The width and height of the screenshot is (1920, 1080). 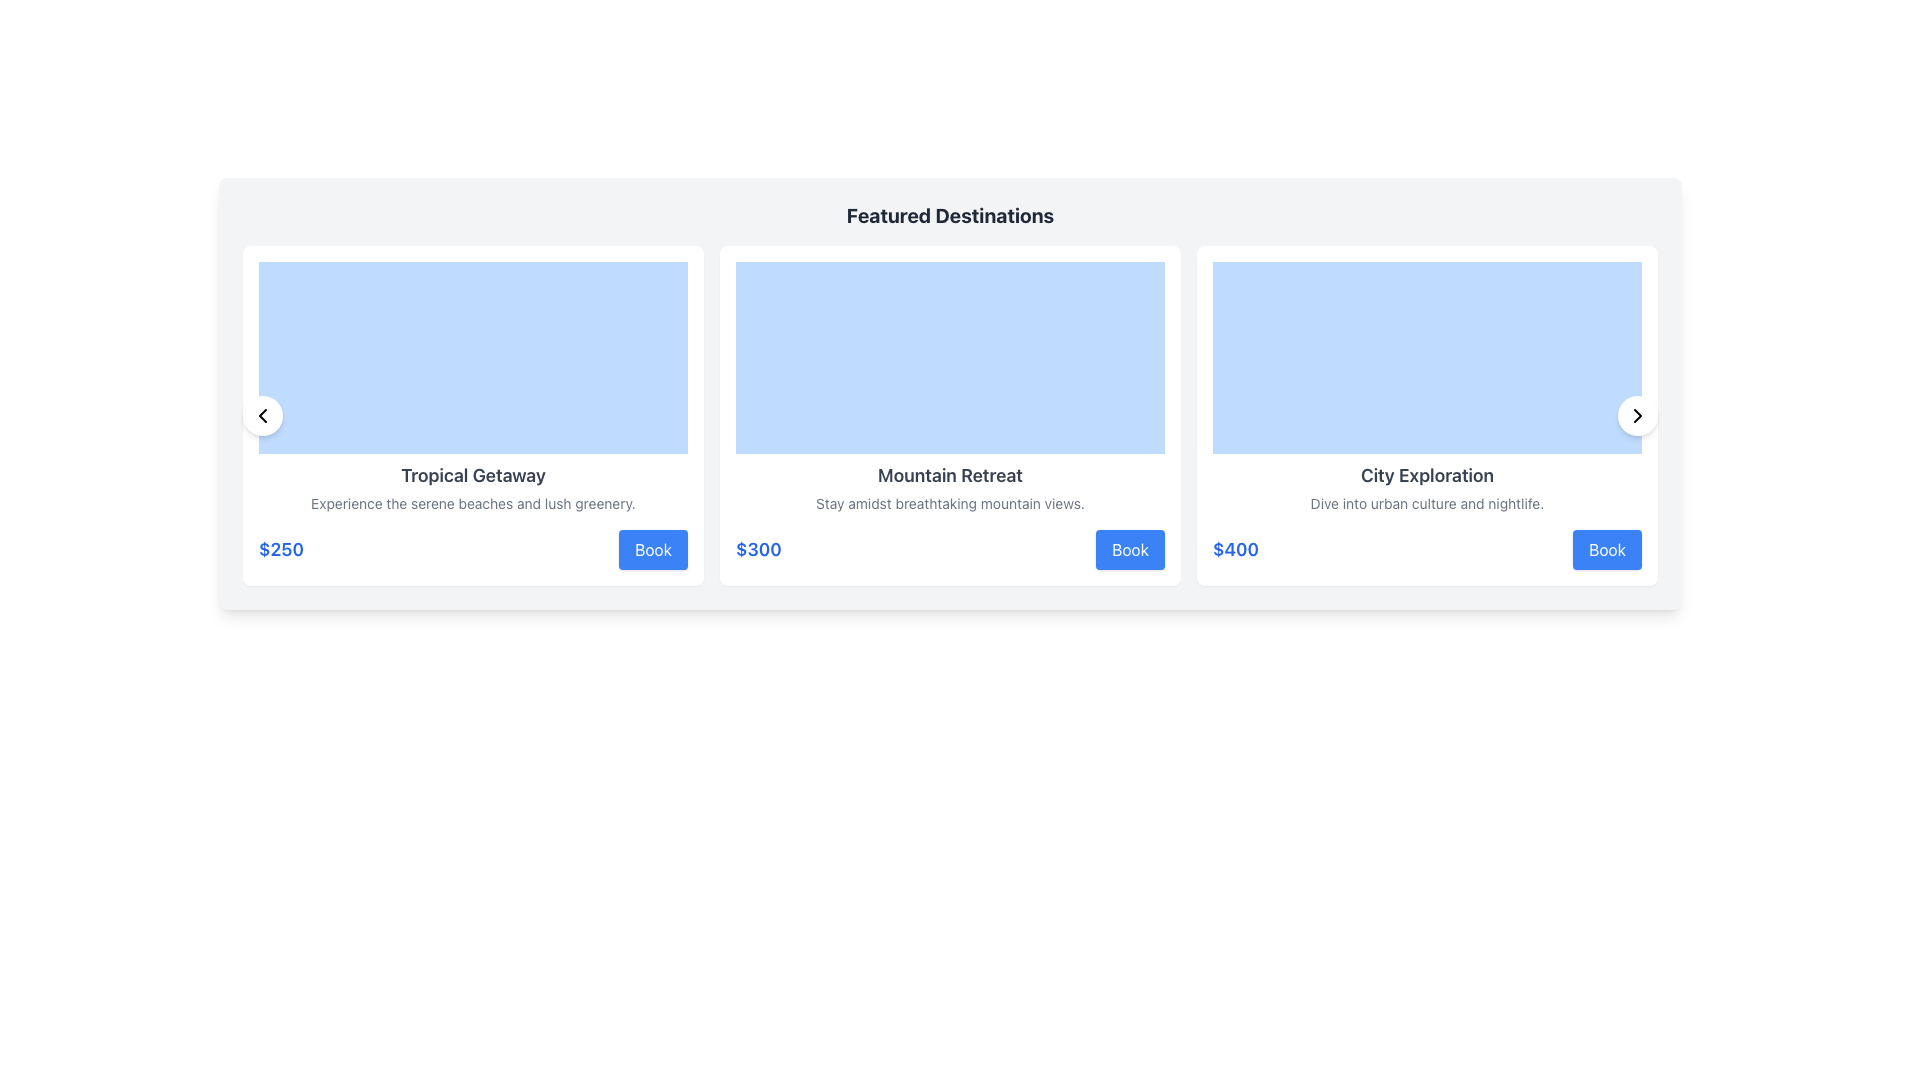 I want to click on the descriptive text that reads 'Dive into urban culture and nightlife.' located under the heading 'City Exploration' in the rightmost column of the 'Featured Destinations' layout, so click(x=1426, y=503).